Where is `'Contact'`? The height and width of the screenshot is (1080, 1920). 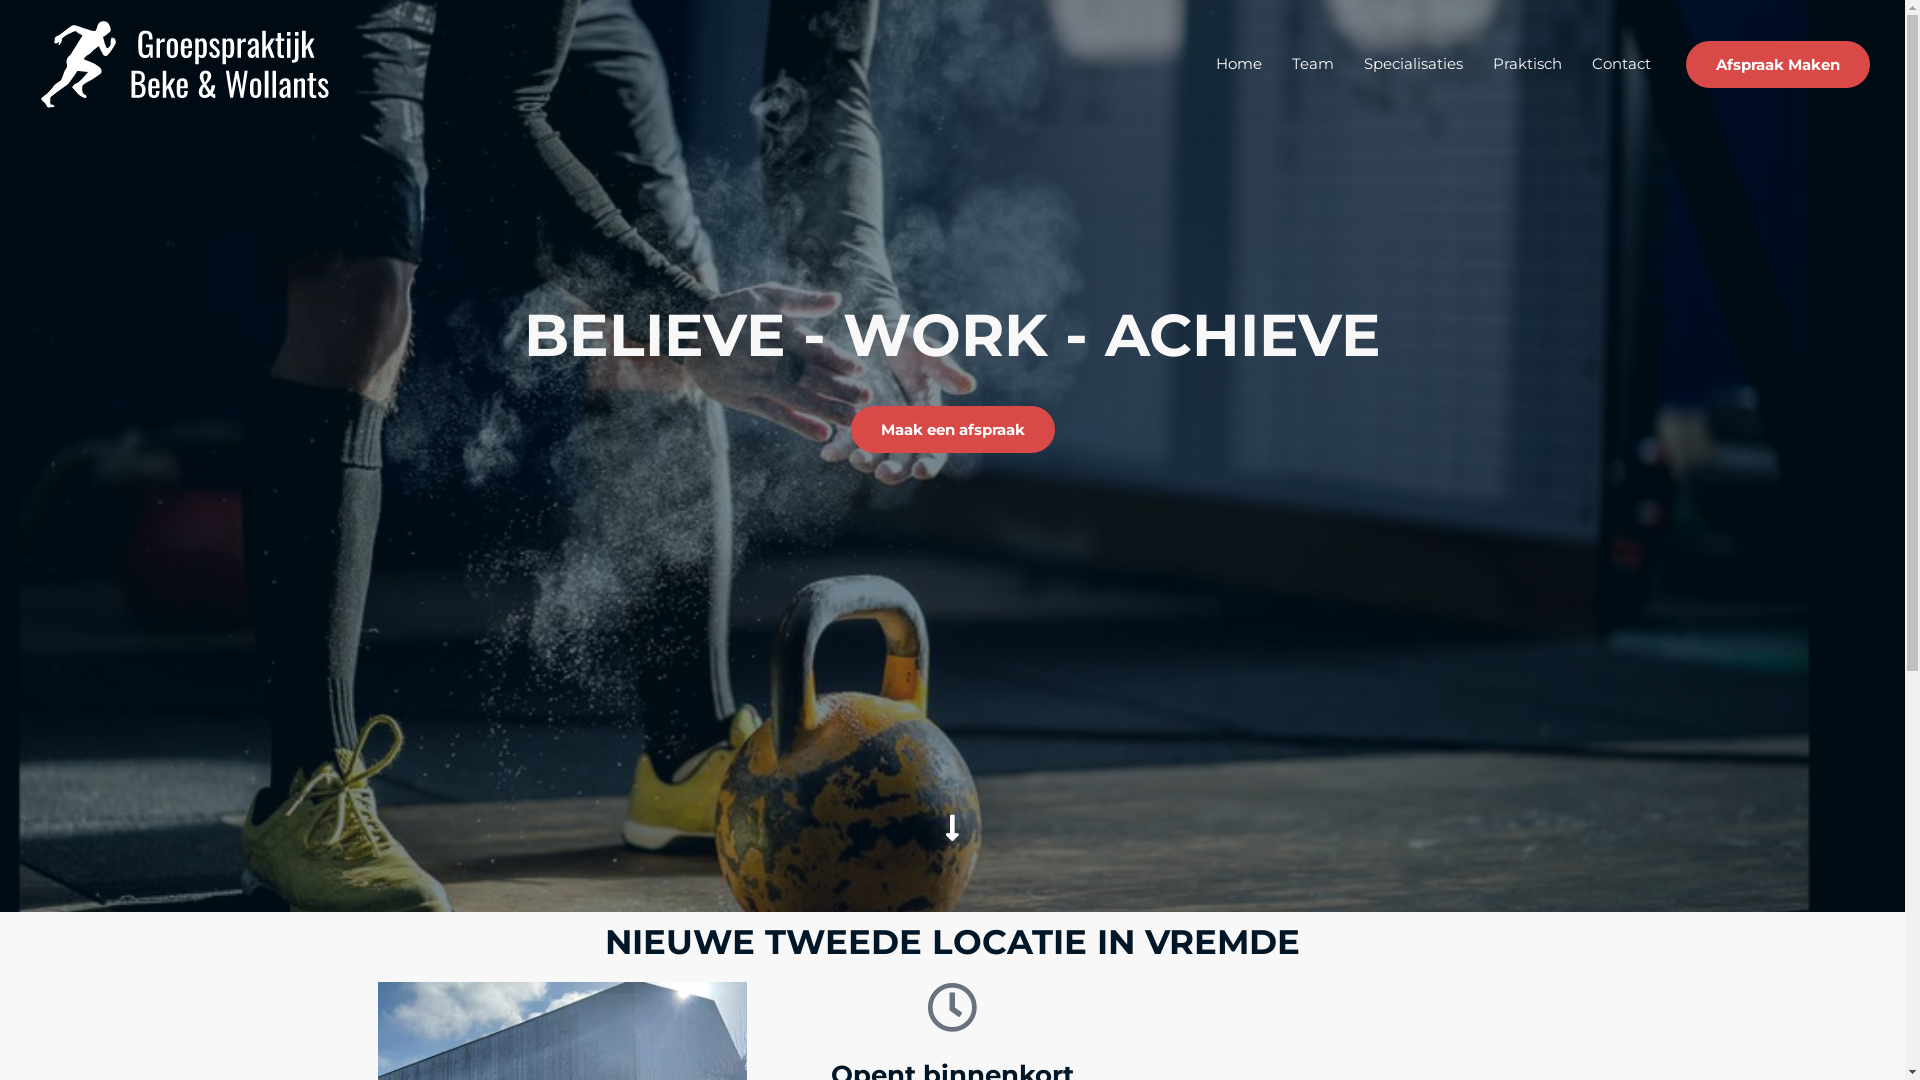
'Contact' is located at coordinates (1621, 63).